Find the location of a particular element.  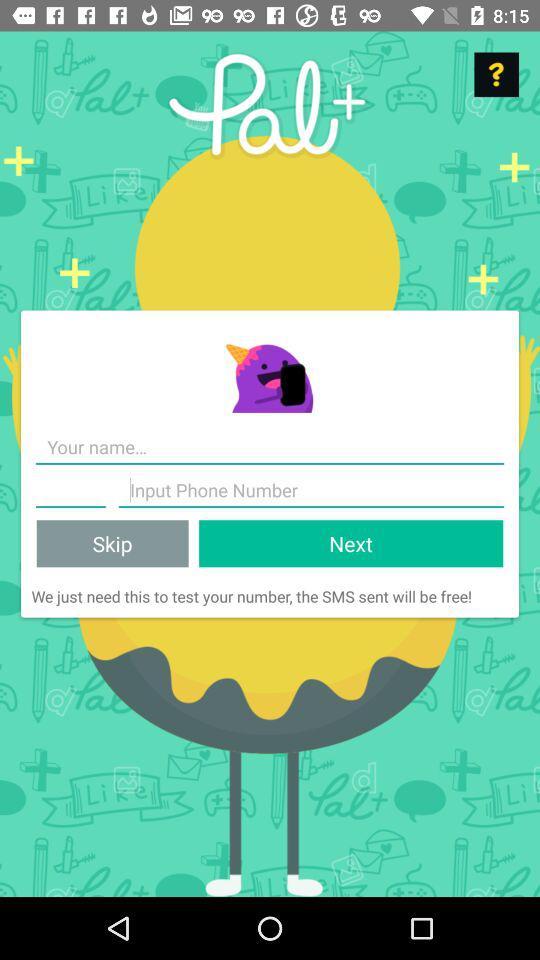

the next item is located at coordinates (350, 543).